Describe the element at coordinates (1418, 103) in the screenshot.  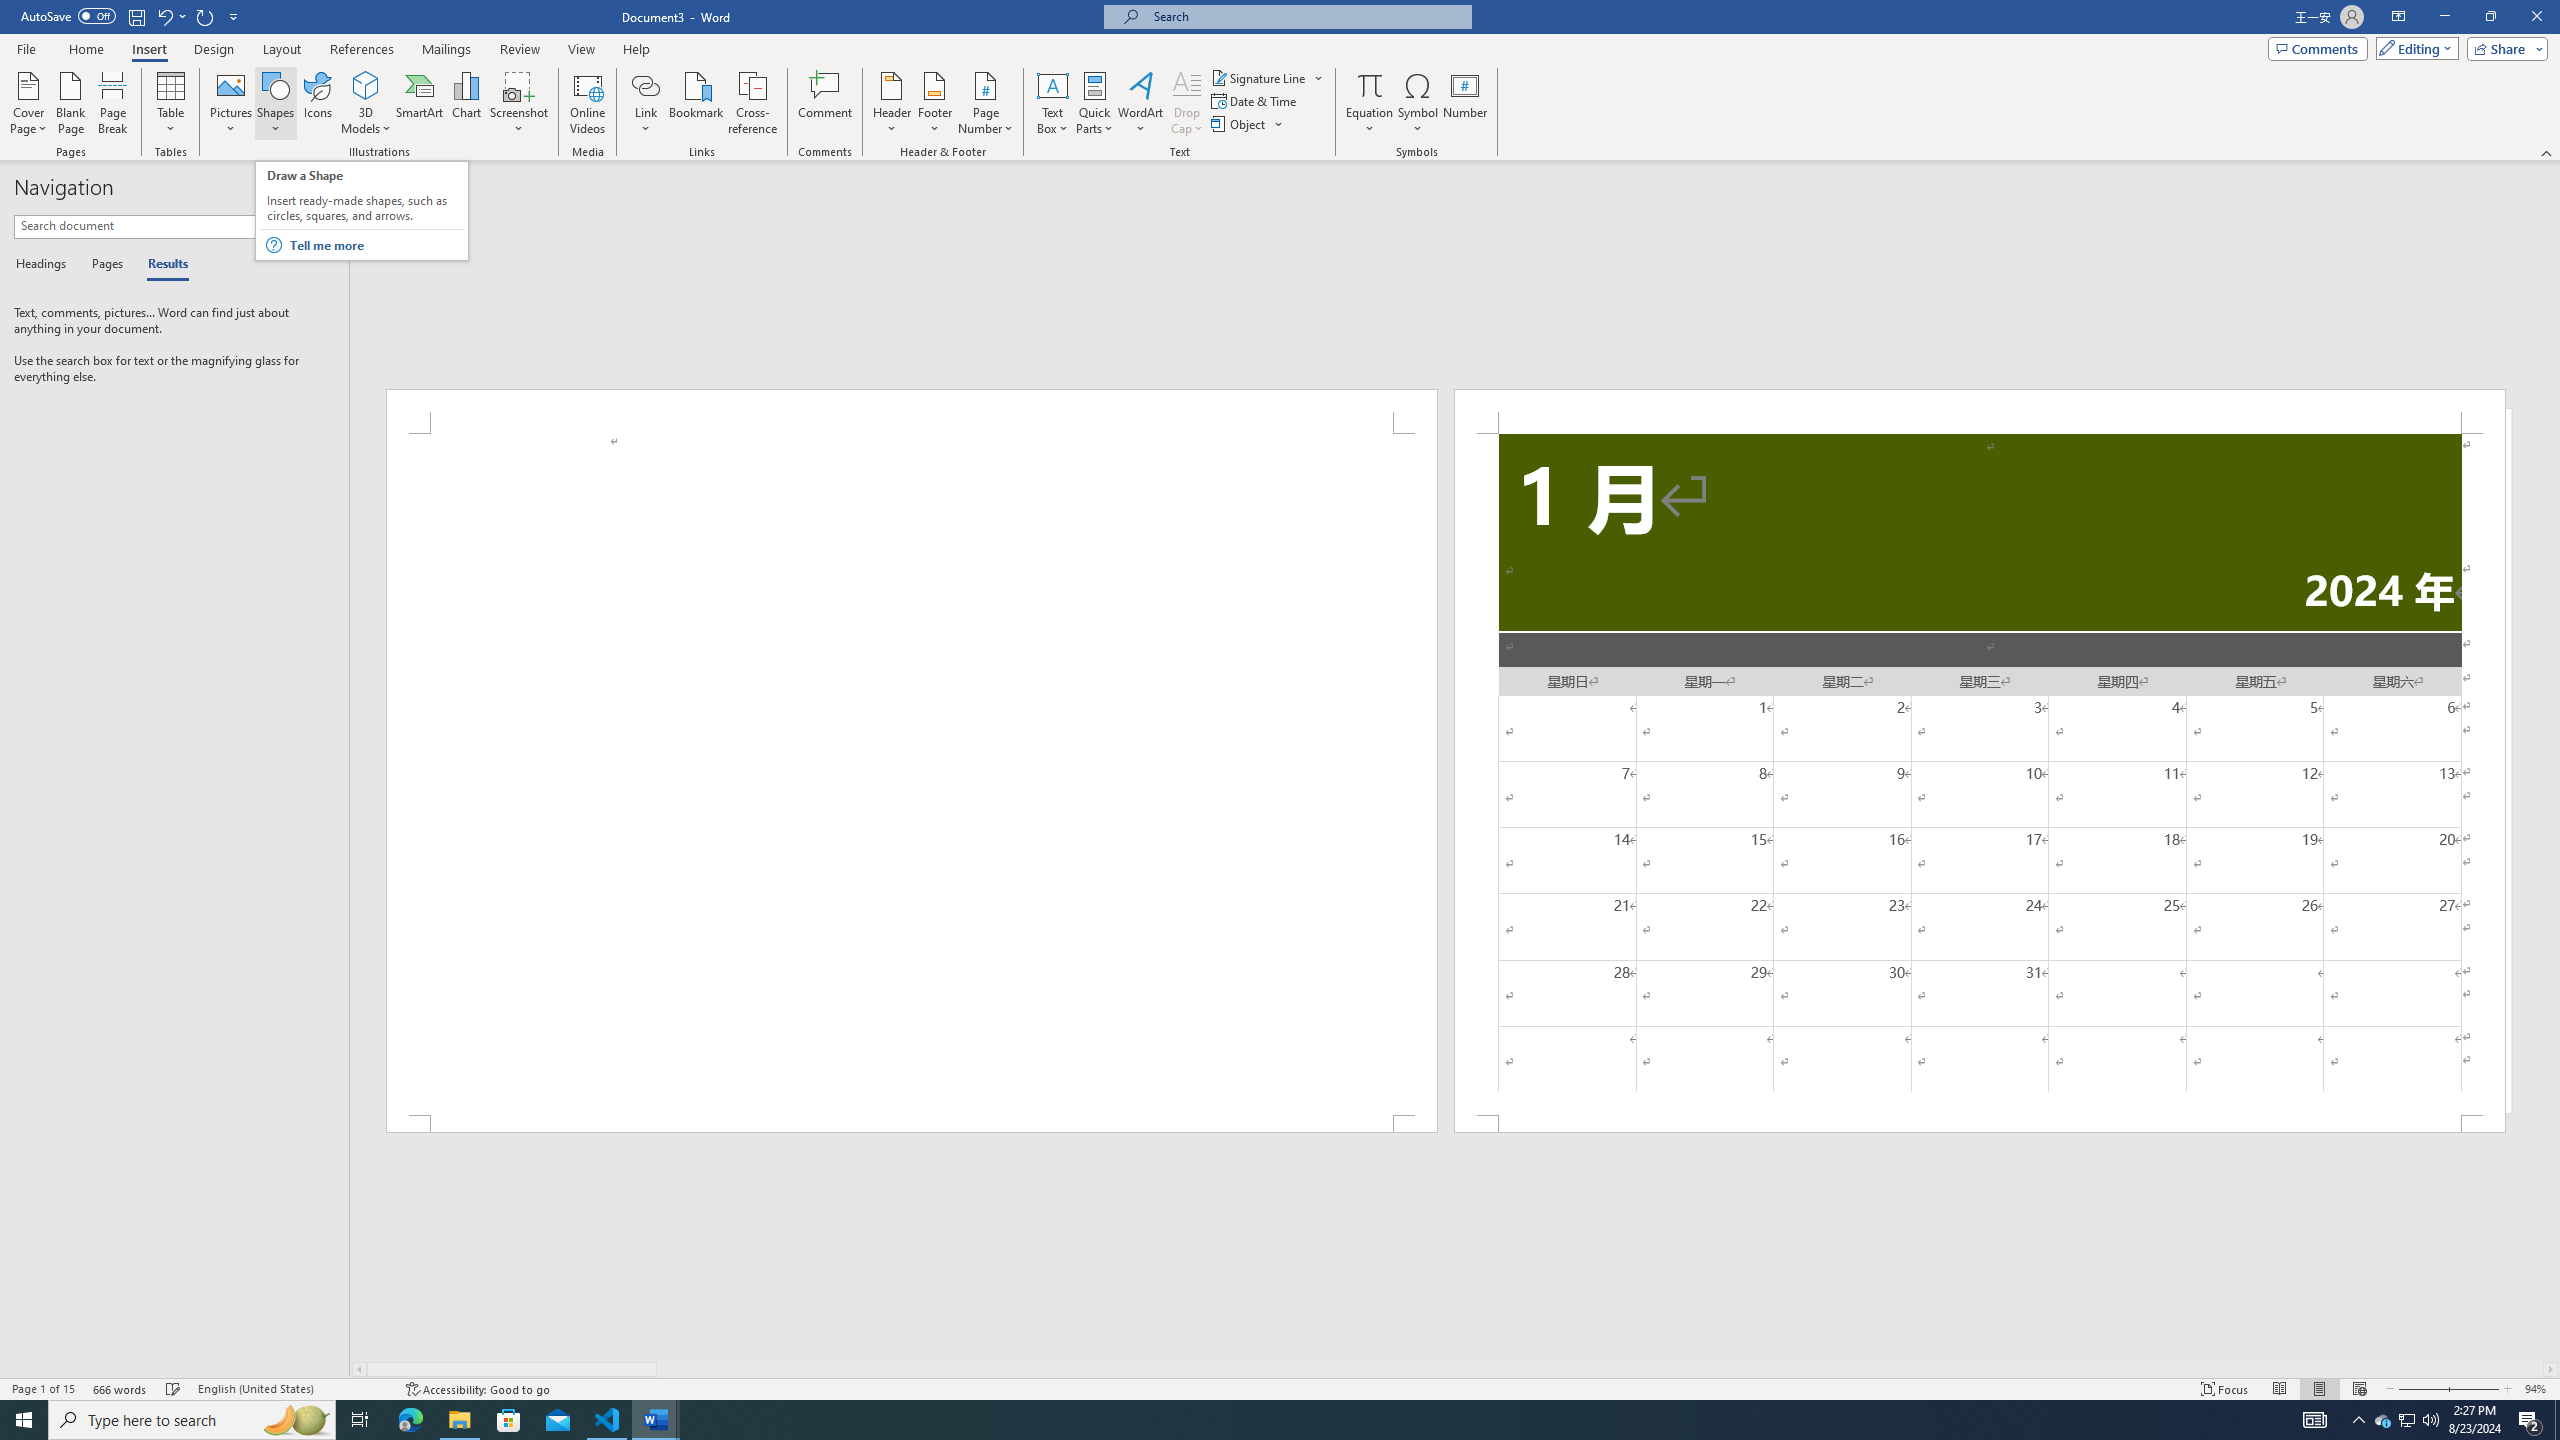
I see `'Symbol'` at that location.